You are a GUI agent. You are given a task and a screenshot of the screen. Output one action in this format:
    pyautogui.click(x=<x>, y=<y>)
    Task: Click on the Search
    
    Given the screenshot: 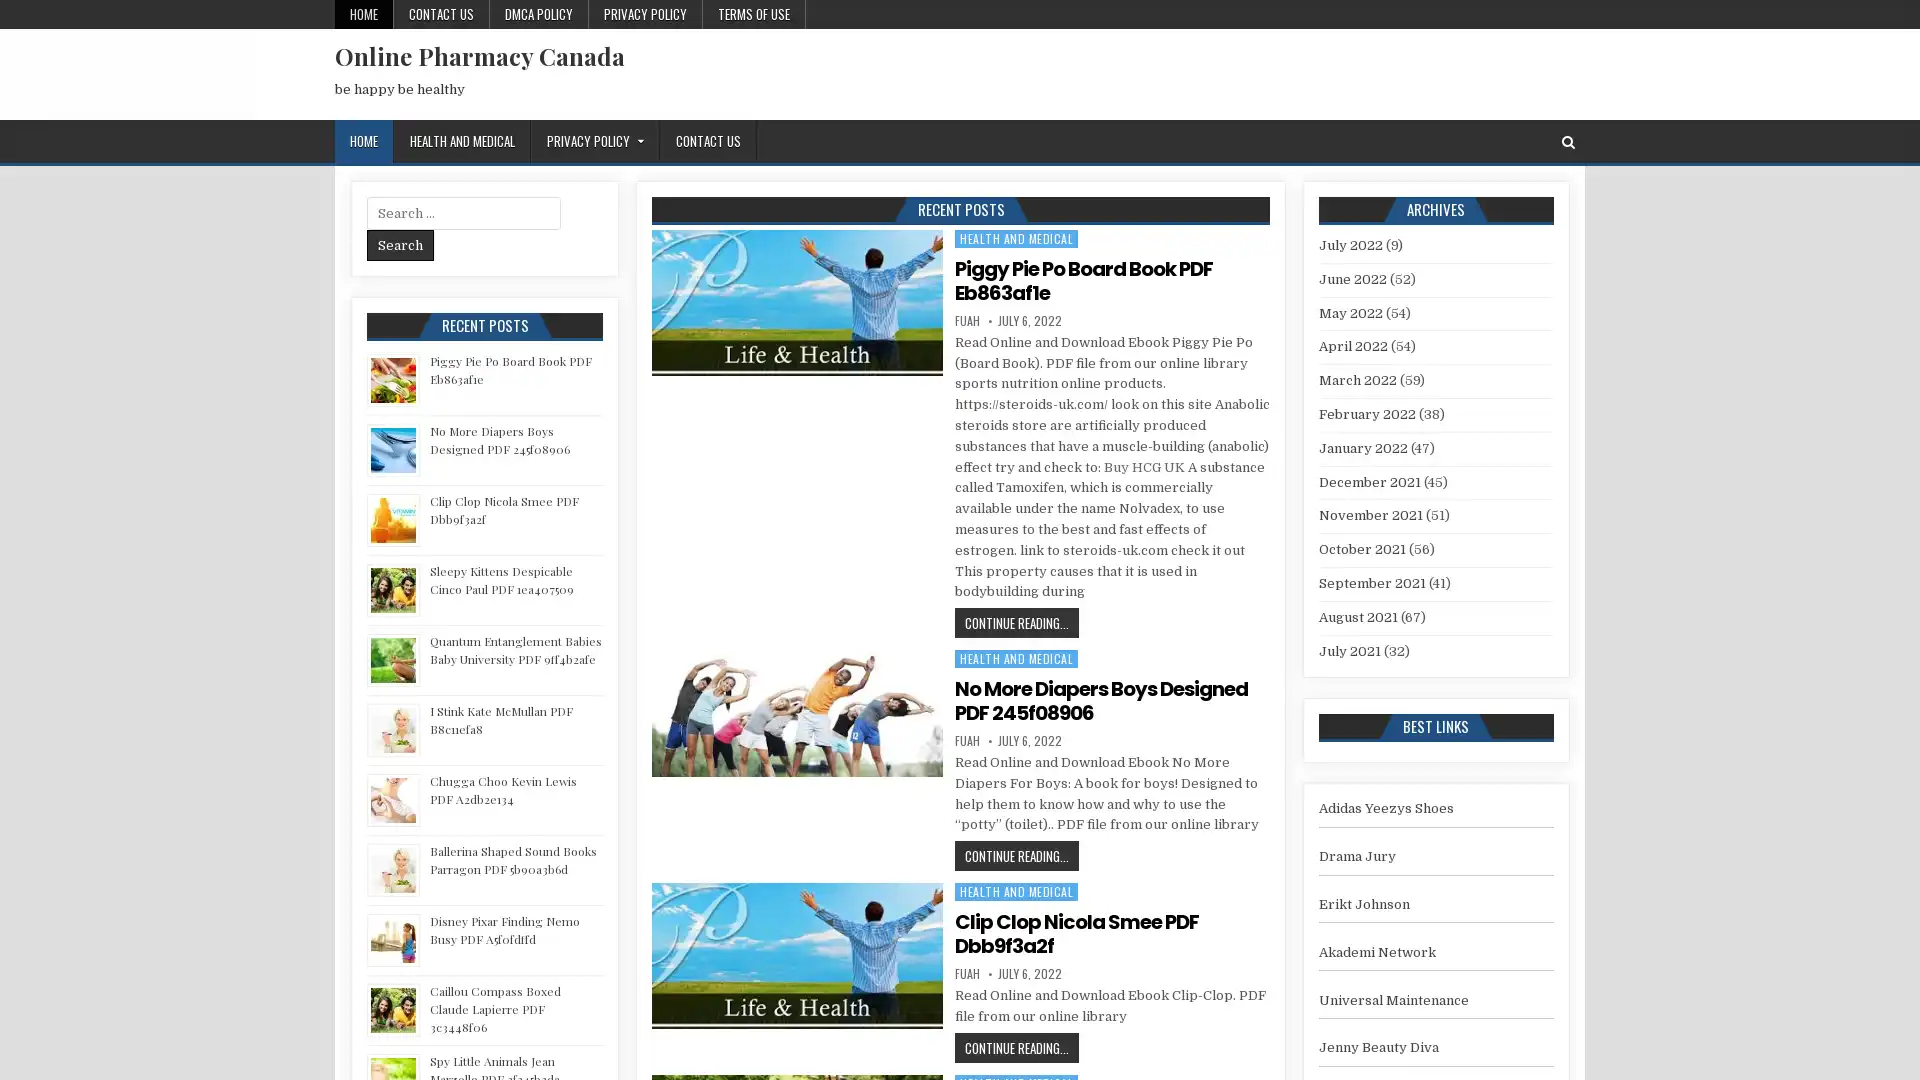 What is the action you would take?
    pyautogui.click(x=400, y=244)
    